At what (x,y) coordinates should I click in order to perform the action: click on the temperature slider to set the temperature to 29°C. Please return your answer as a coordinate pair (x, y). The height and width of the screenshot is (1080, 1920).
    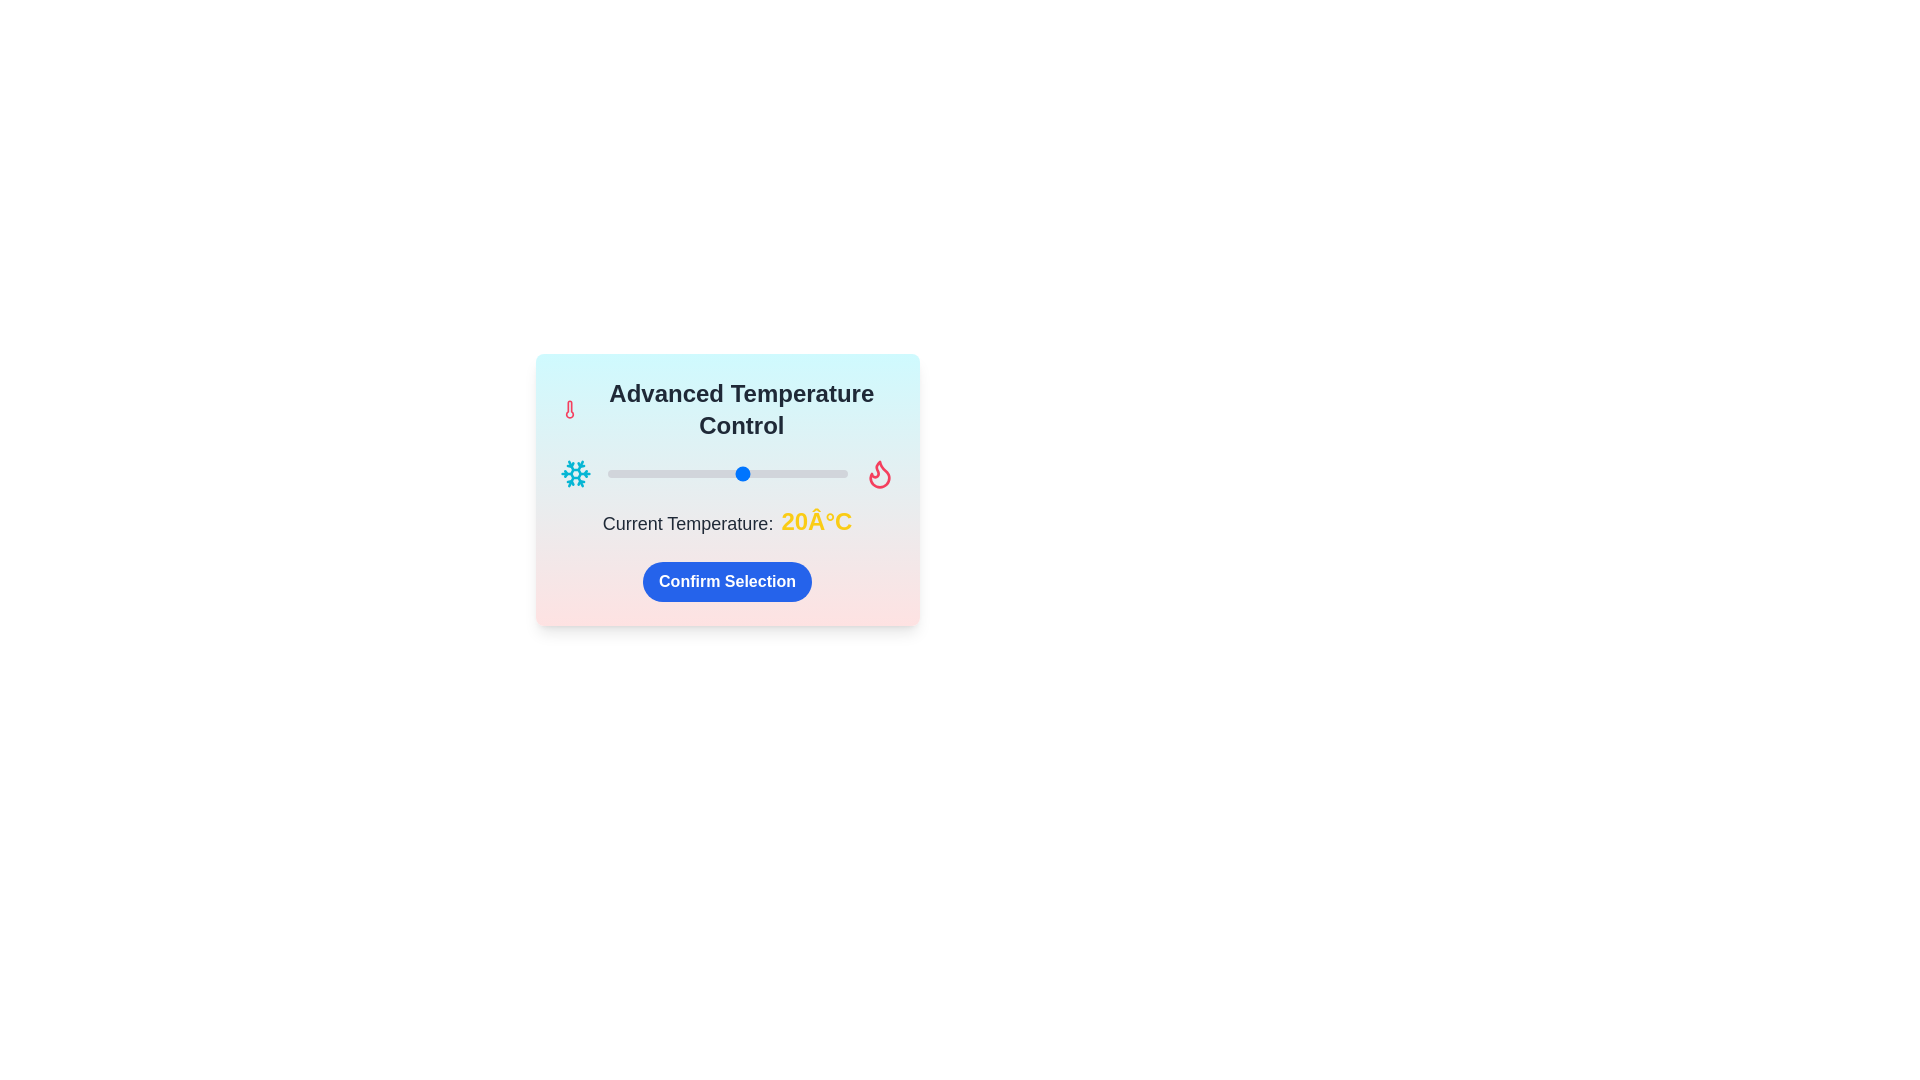
    Looking at the image, I should click on (774, 474).